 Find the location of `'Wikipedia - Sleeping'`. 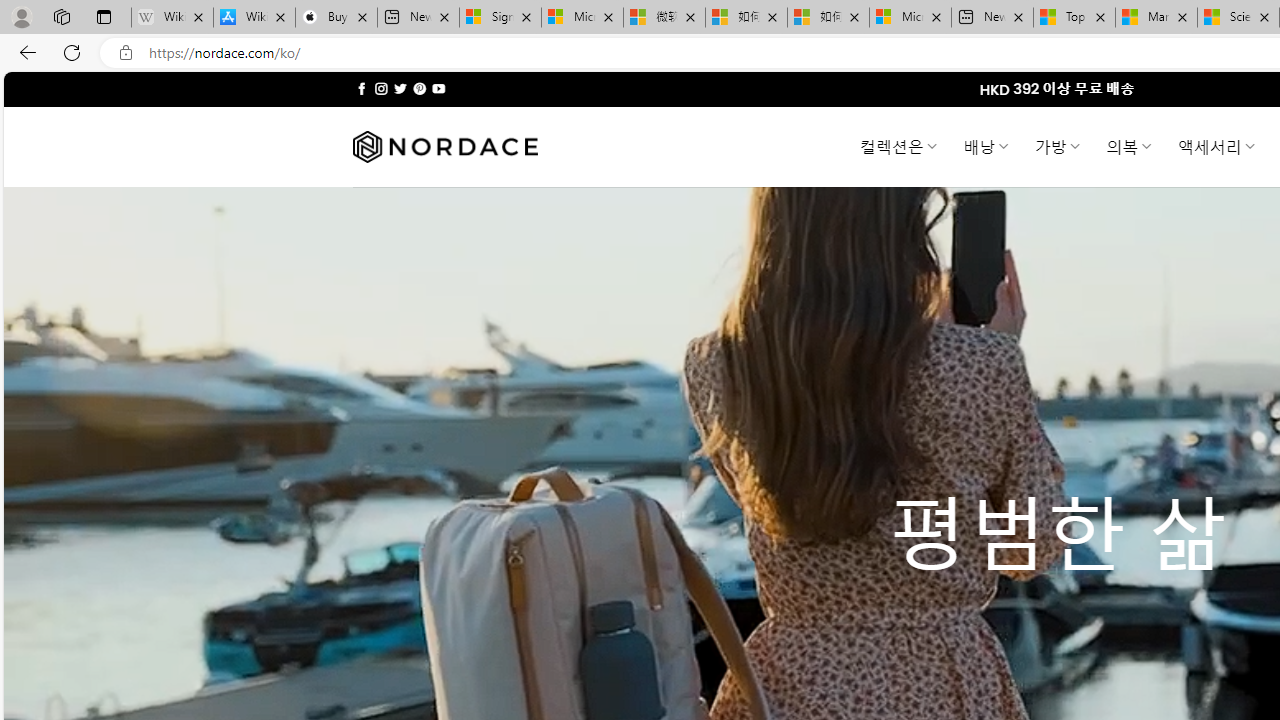

'Wikipedia - Sleeping' is located at coordinates (172, 17).